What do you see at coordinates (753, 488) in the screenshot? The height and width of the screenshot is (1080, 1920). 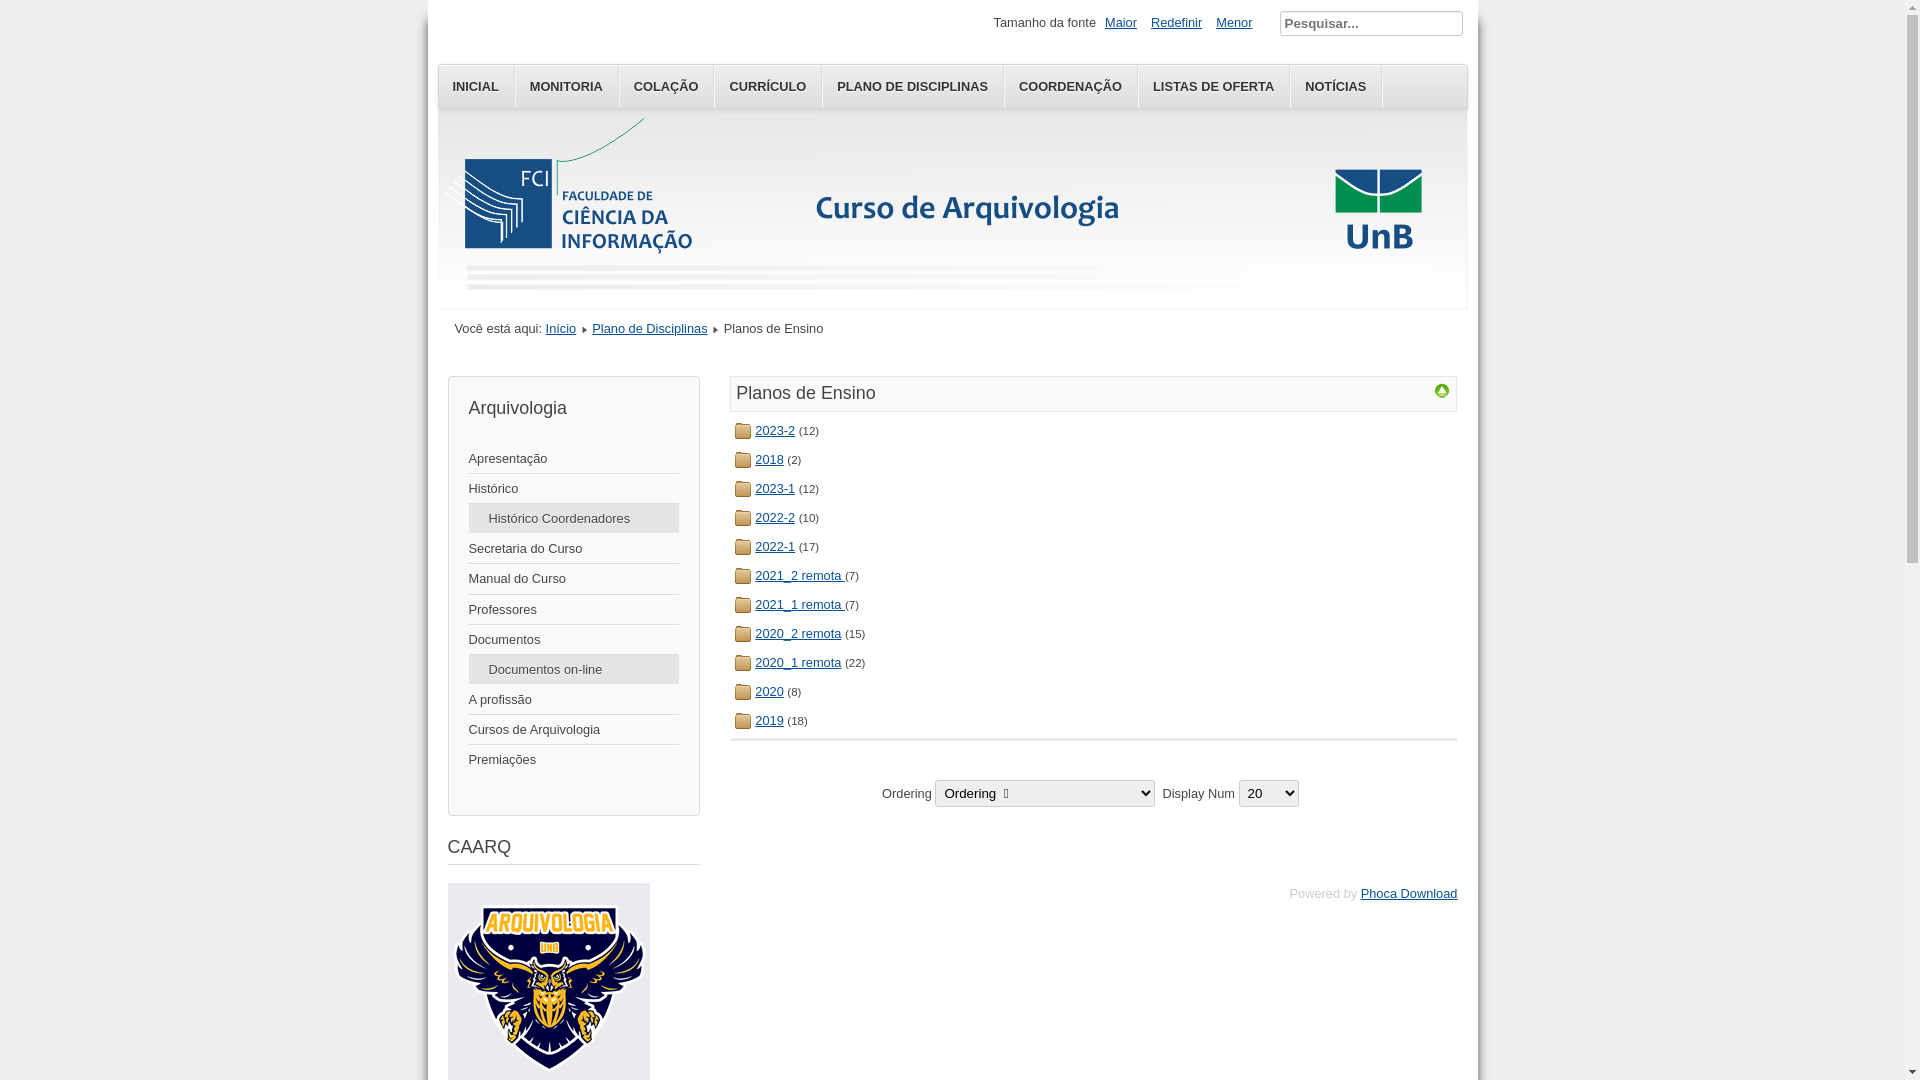 I see `'2023-1'` at bounding box center [753, 488].